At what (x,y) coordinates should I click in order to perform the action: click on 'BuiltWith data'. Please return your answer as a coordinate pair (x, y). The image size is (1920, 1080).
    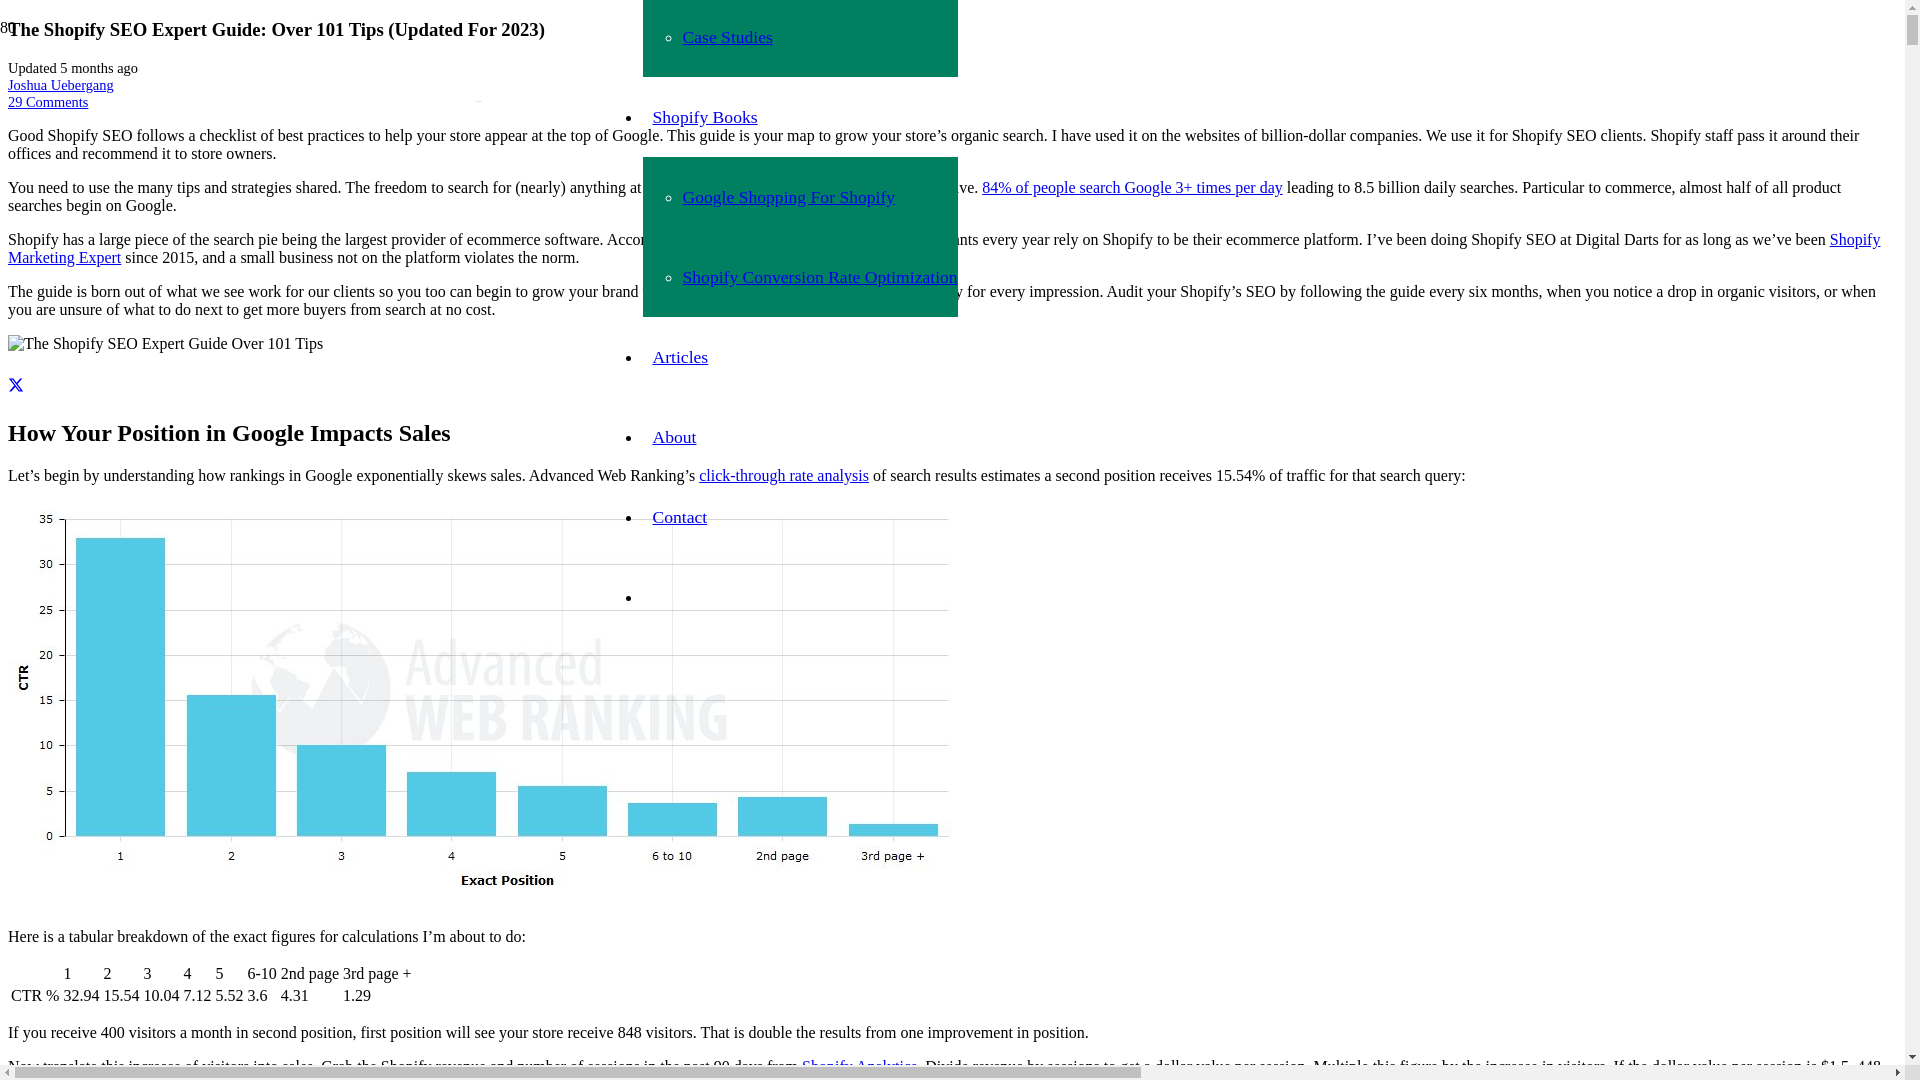
    Looking at the image, I should click on (741, 238).